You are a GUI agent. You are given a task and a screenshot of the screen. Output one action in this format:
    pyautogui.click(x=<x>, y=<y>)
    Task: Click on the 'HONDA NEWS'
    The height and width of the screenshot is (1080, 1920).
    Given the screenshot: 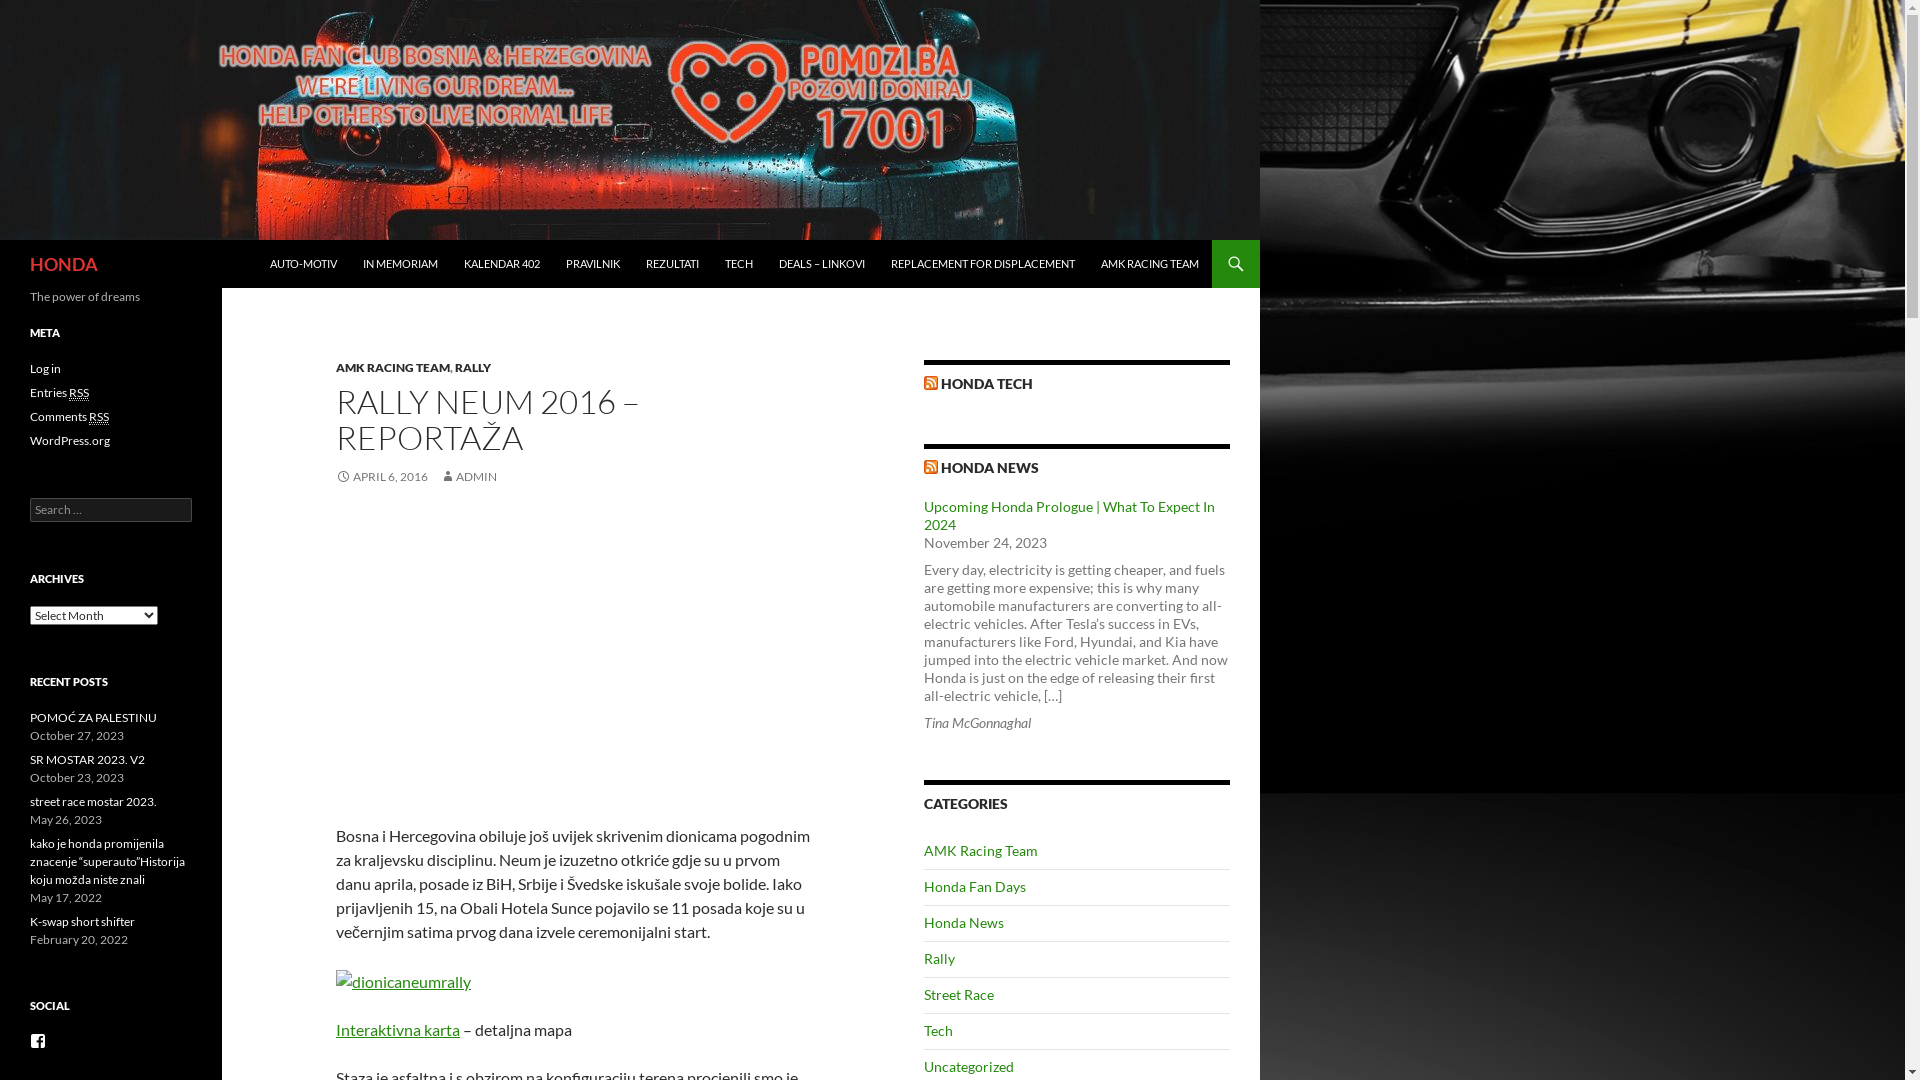 What is the action you would take?
    pyautogui.click(x=939, y=467)
    